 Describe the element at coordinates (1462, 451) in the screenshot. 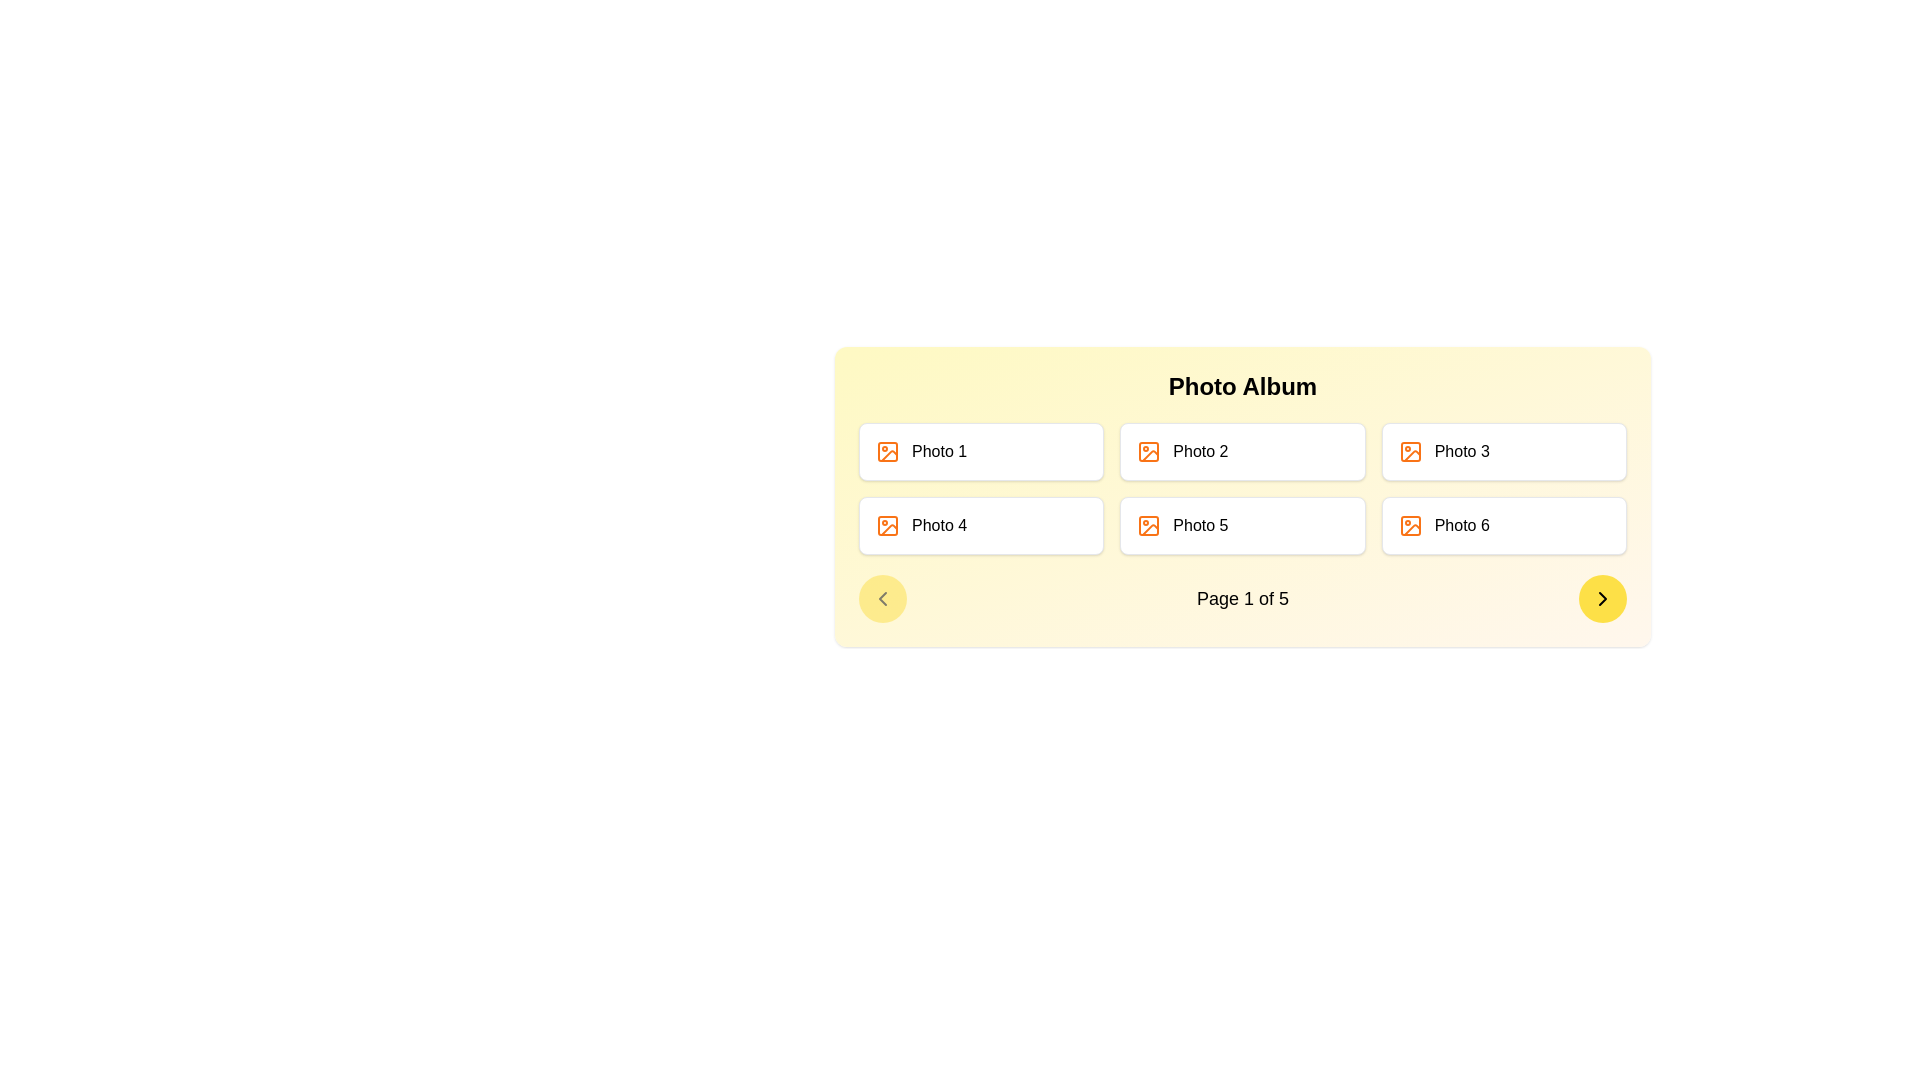

I see `the 'Photo 3' label, which is styled in black bold font and is the third item from the left in the top row of a grid displaying photo labels in a photo album interface, to use it as a reference to identify a photo` at that location.